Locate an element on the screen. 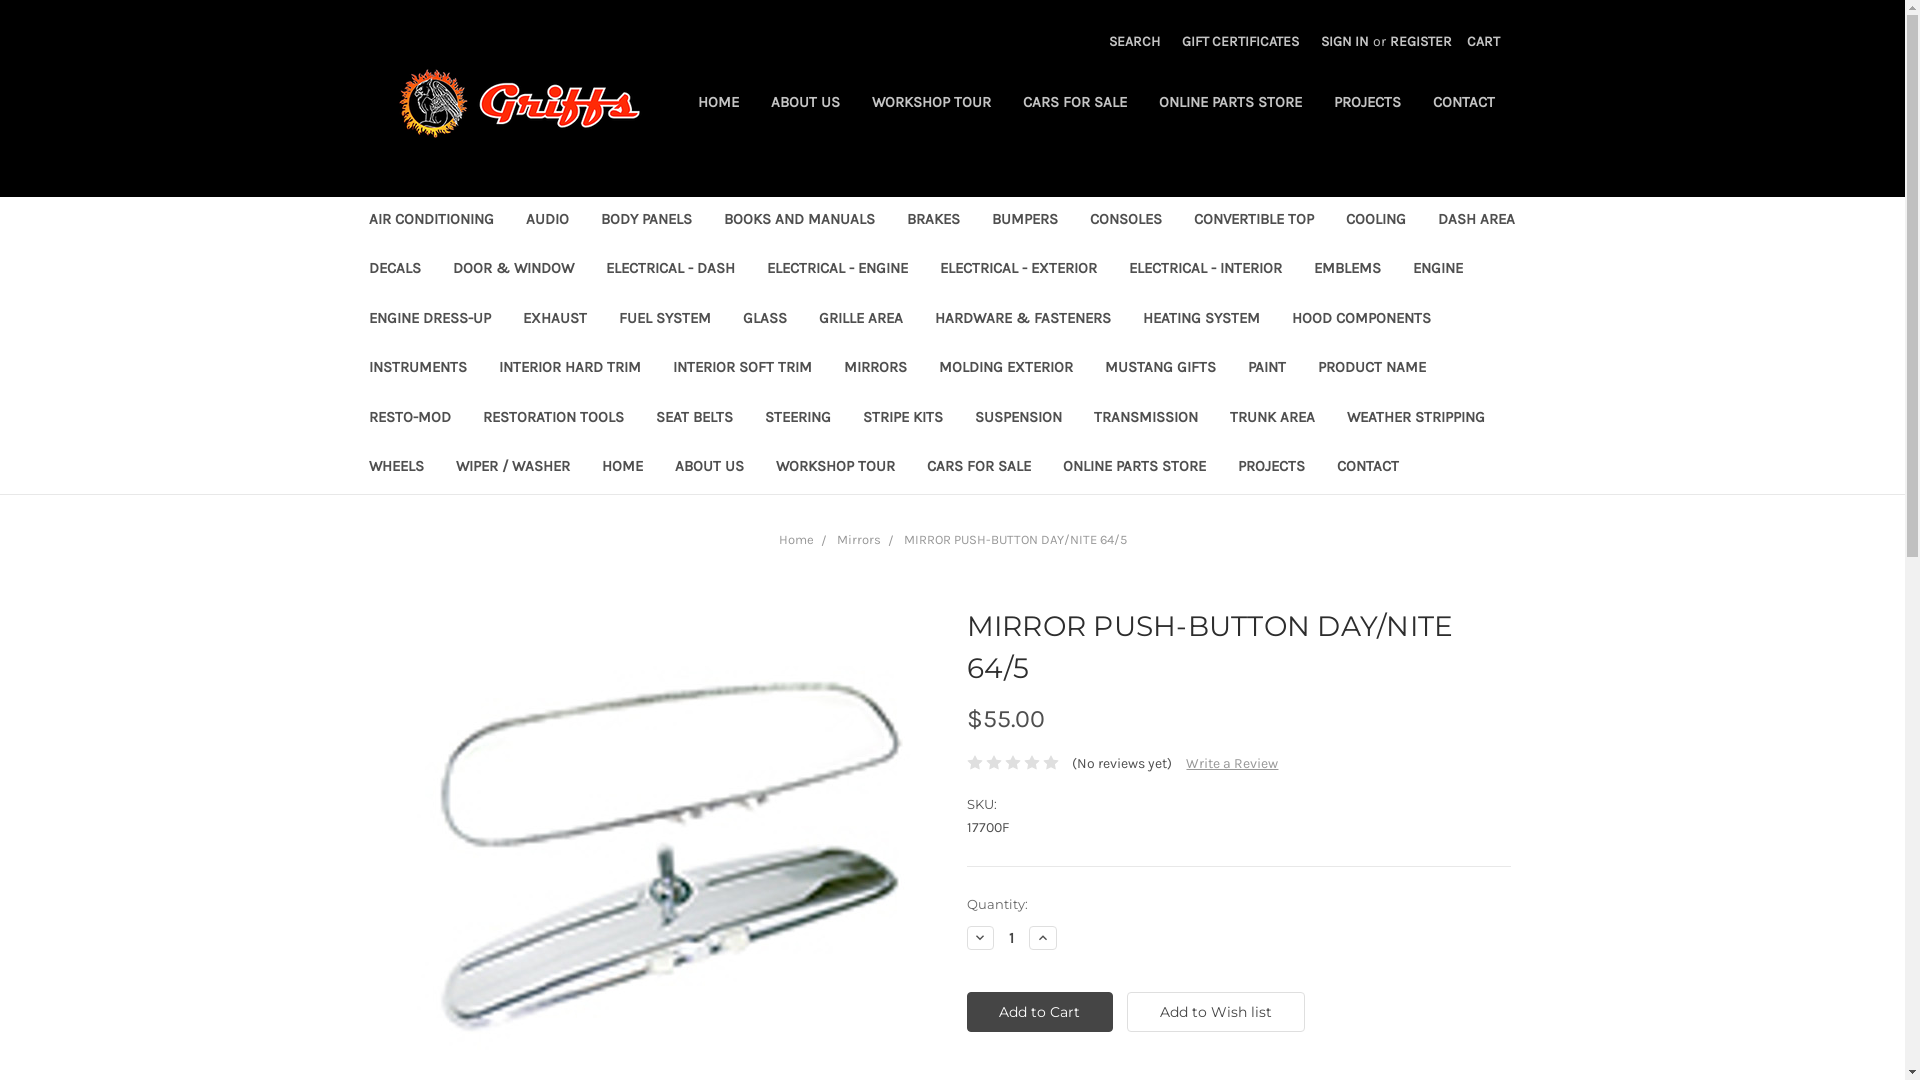  'TRUNK AREA' is located at coordinates (1271, 418).